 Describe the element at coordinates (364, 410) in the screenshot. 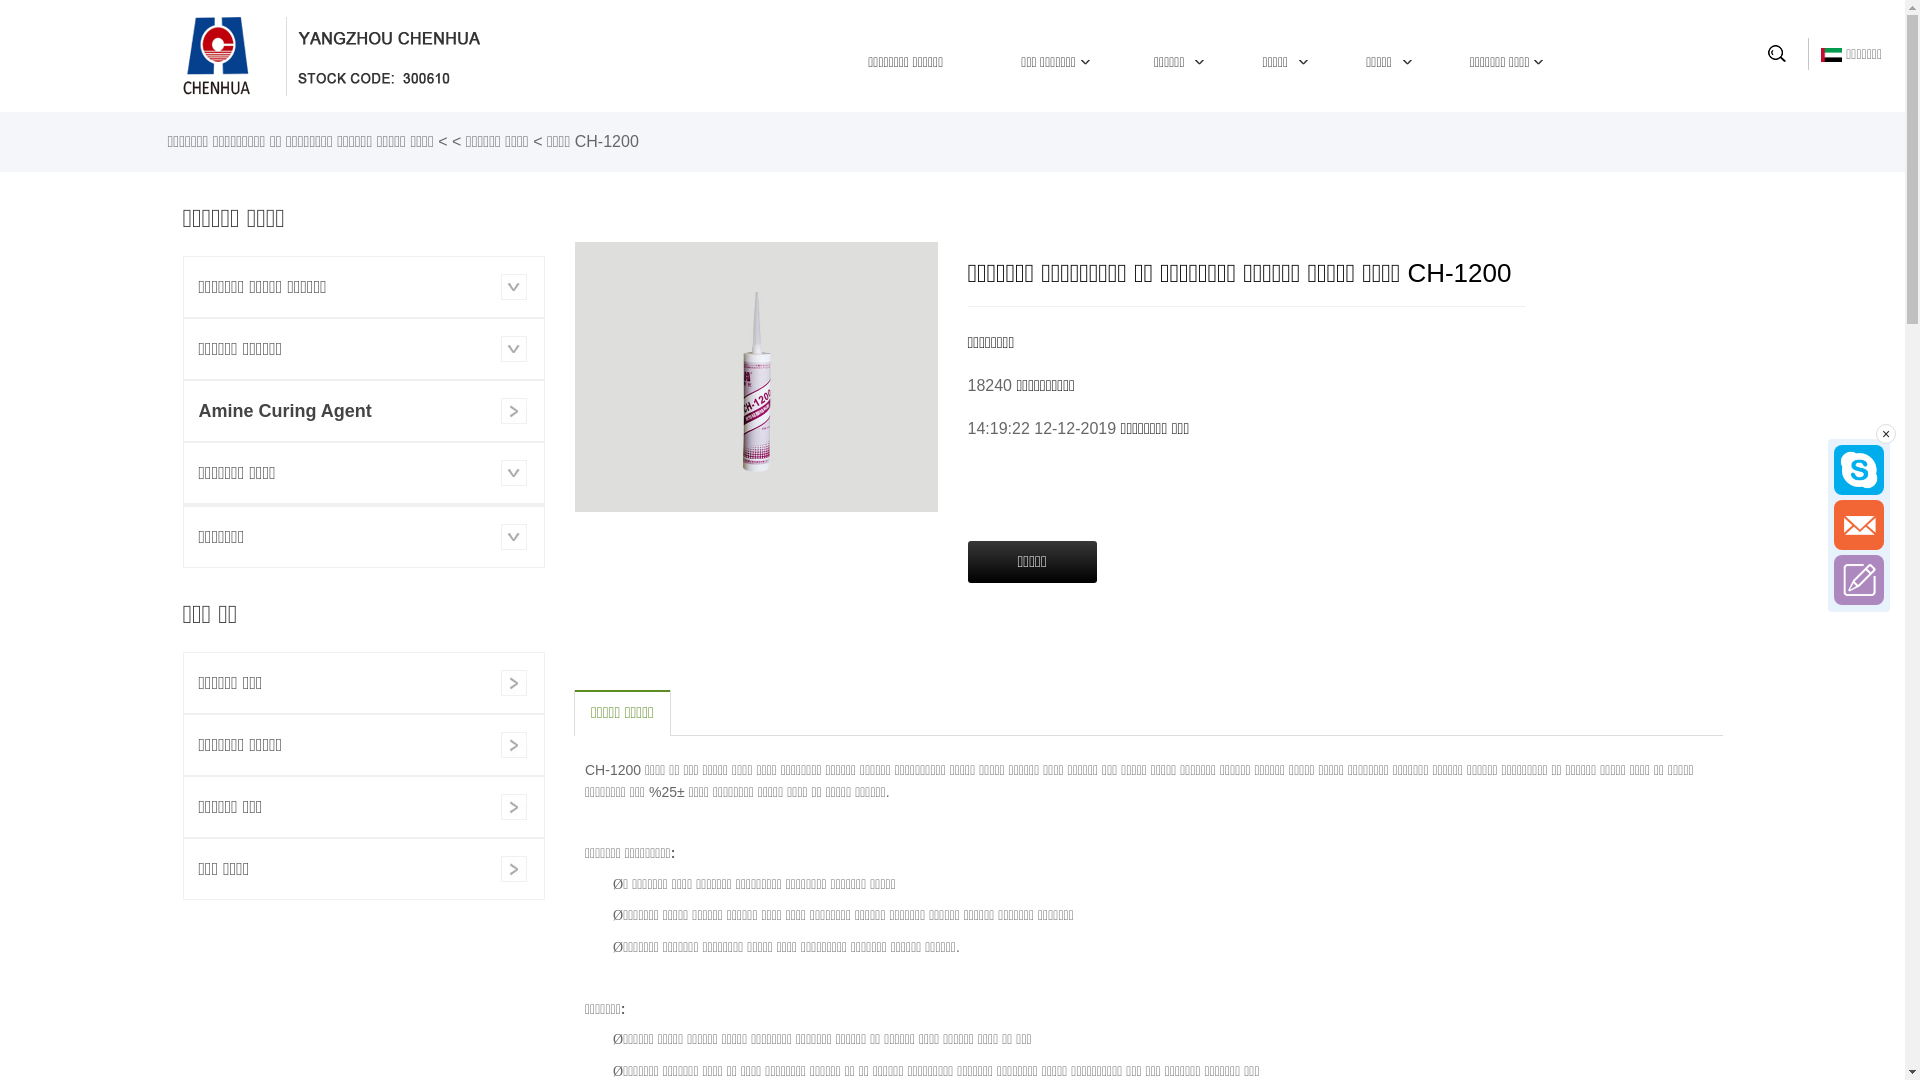

I see `'Amine Curing Agent'` at that location.